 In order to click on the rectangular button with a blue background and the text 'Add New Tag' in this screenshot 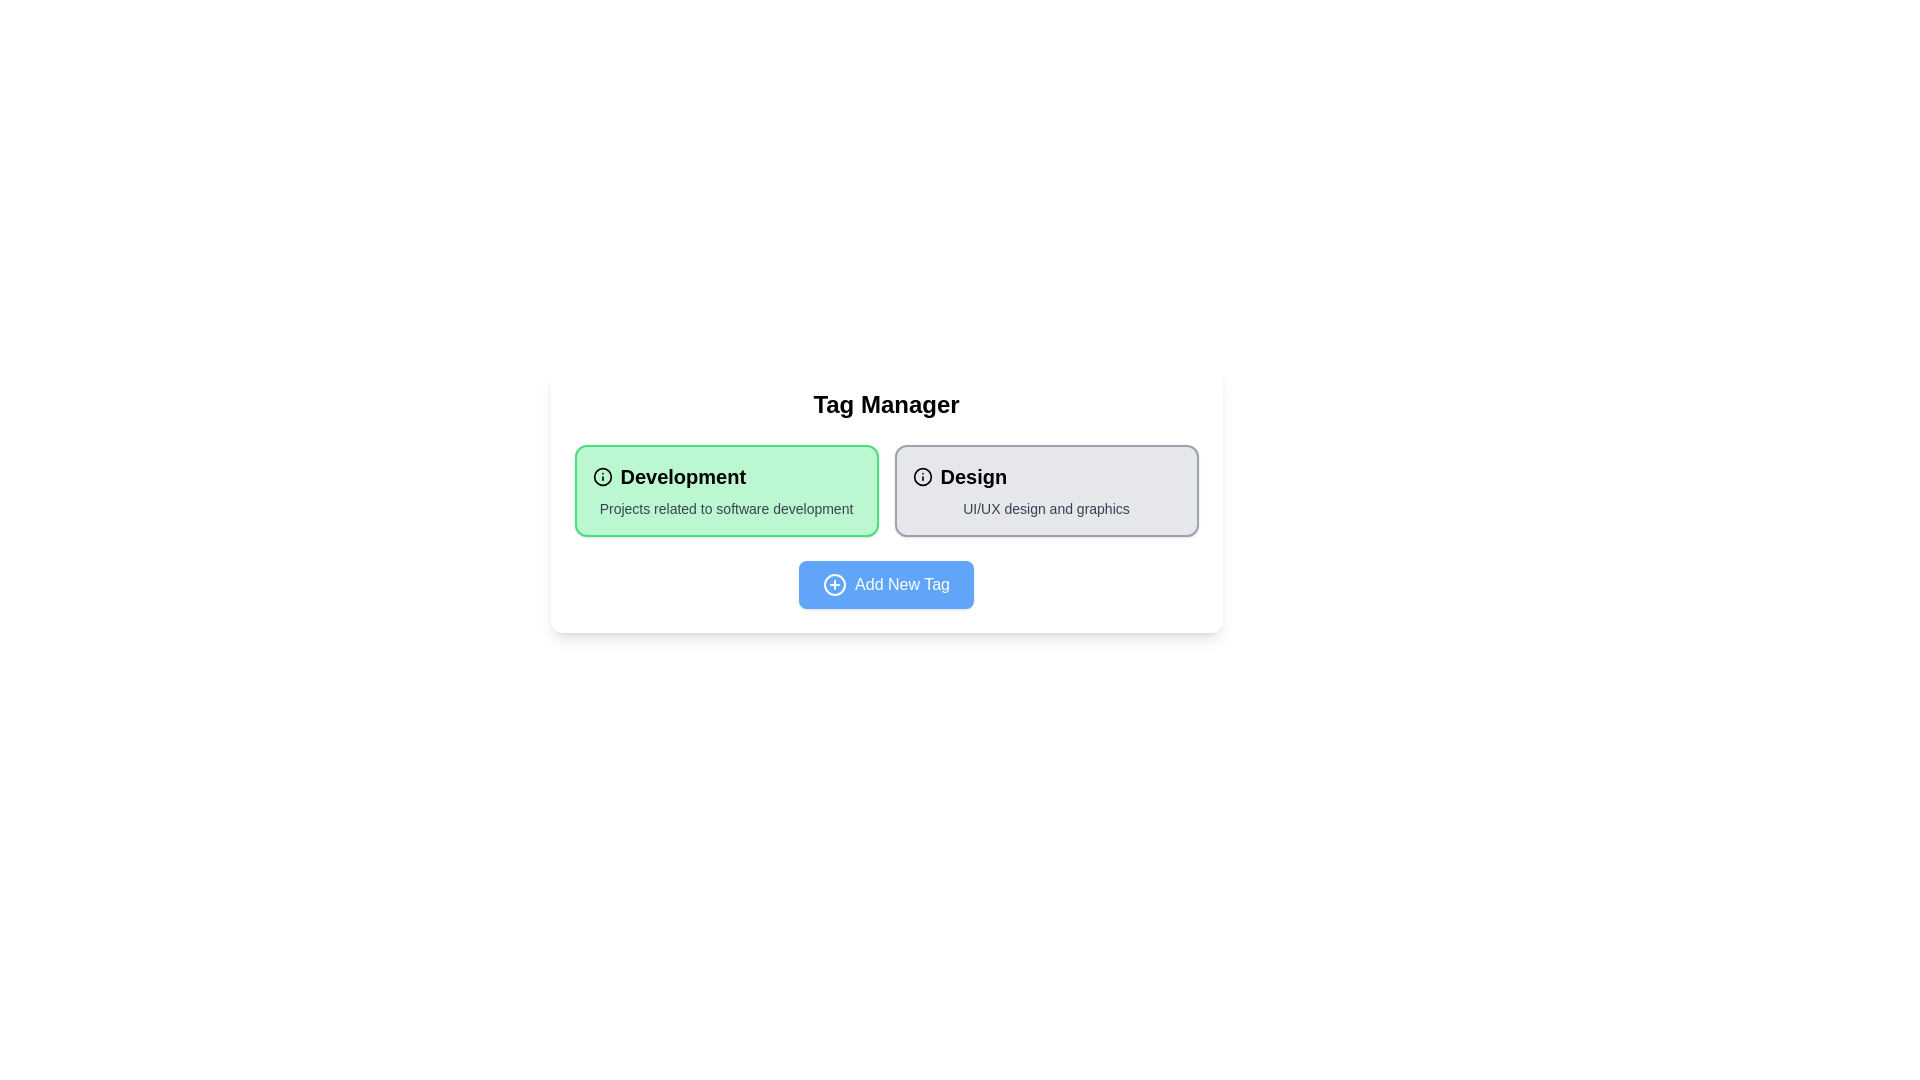, I will do `click(885, 585)`.